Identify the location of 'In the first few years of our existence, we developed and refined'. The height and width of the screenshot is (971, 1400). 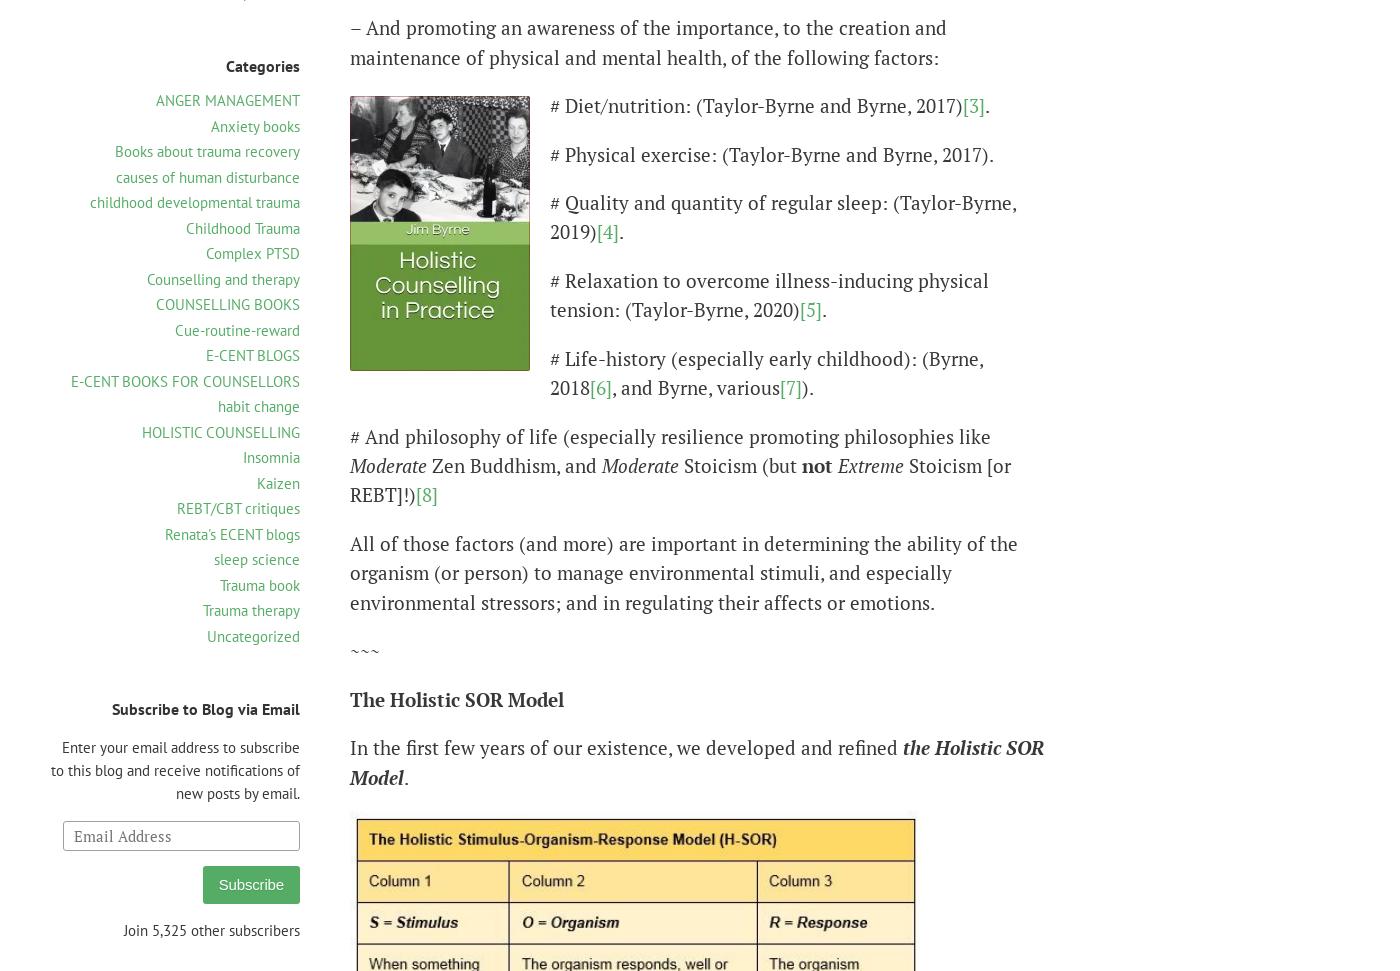
(350, 746).